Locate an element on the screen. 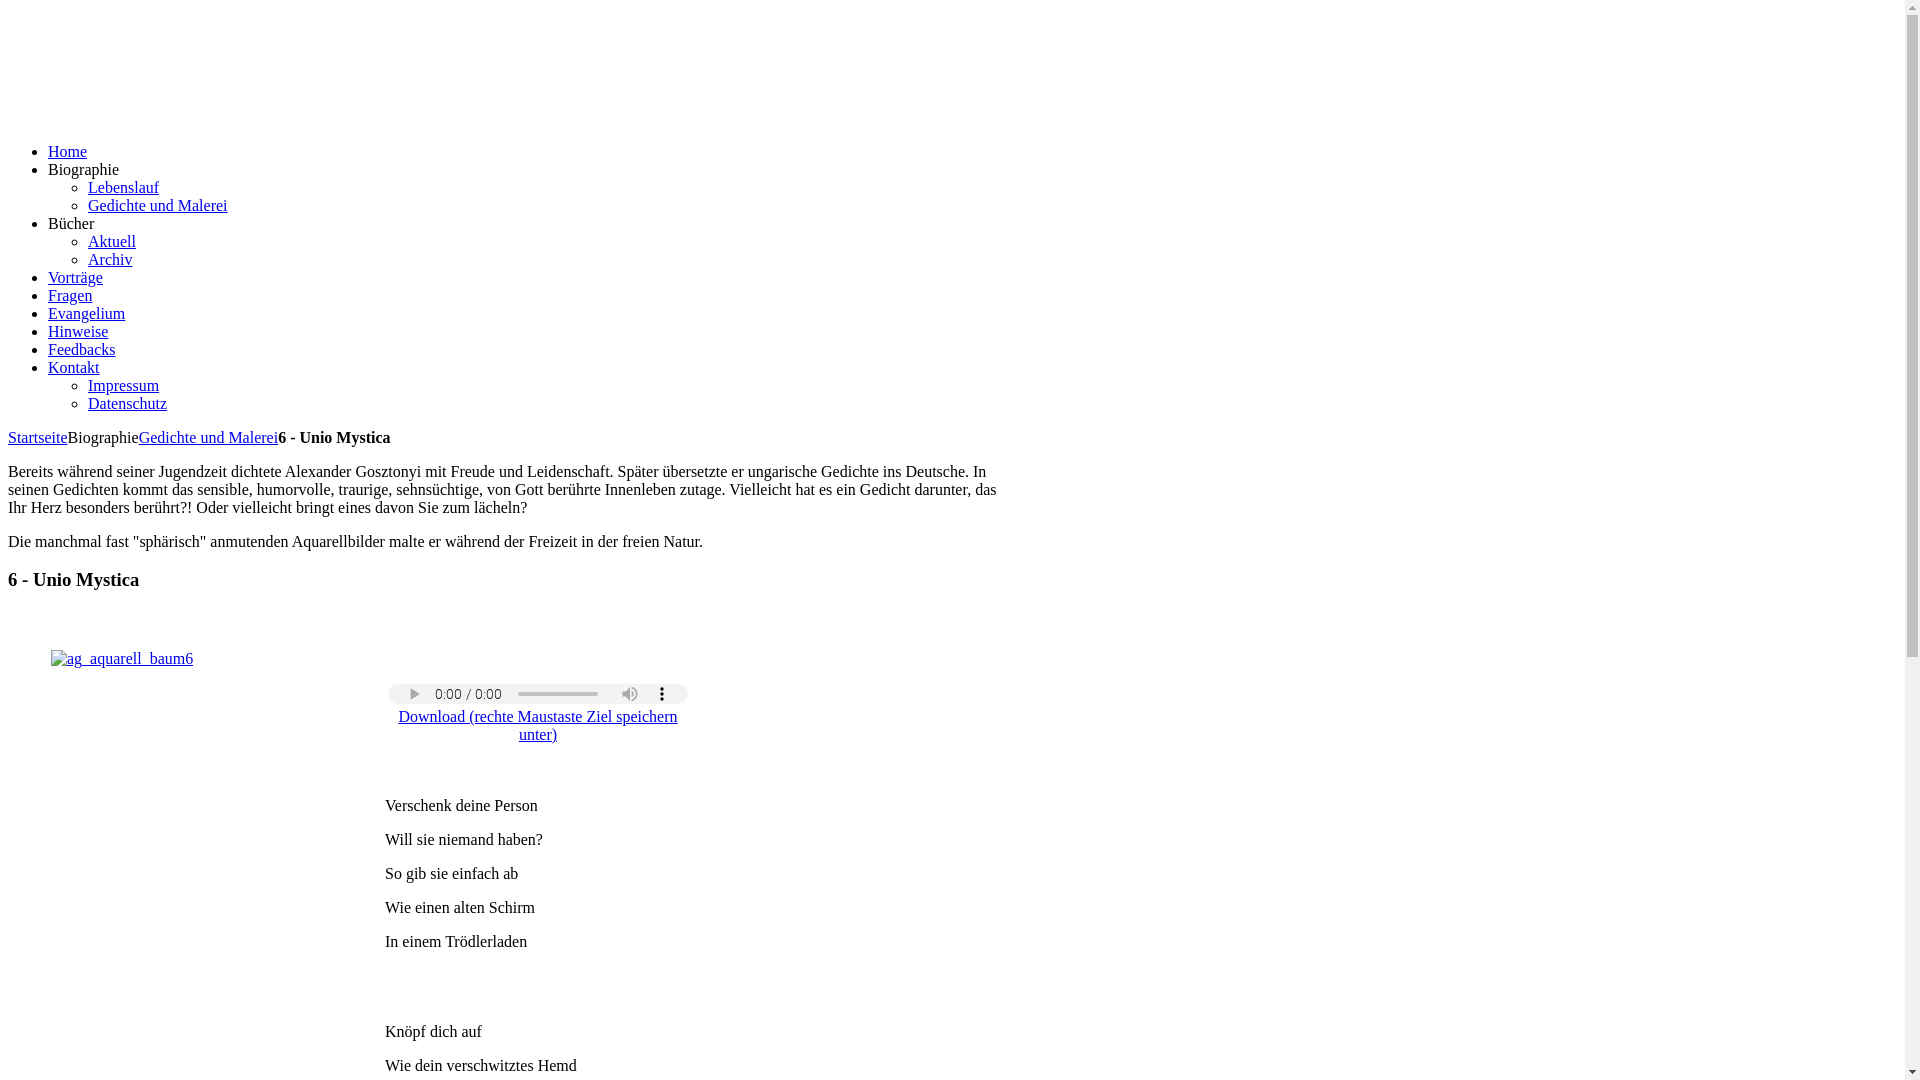 Image resolution: width=1920 pixels, height=1080 pixels. 'Lebenslauf' is located at coordinates (122, 187).